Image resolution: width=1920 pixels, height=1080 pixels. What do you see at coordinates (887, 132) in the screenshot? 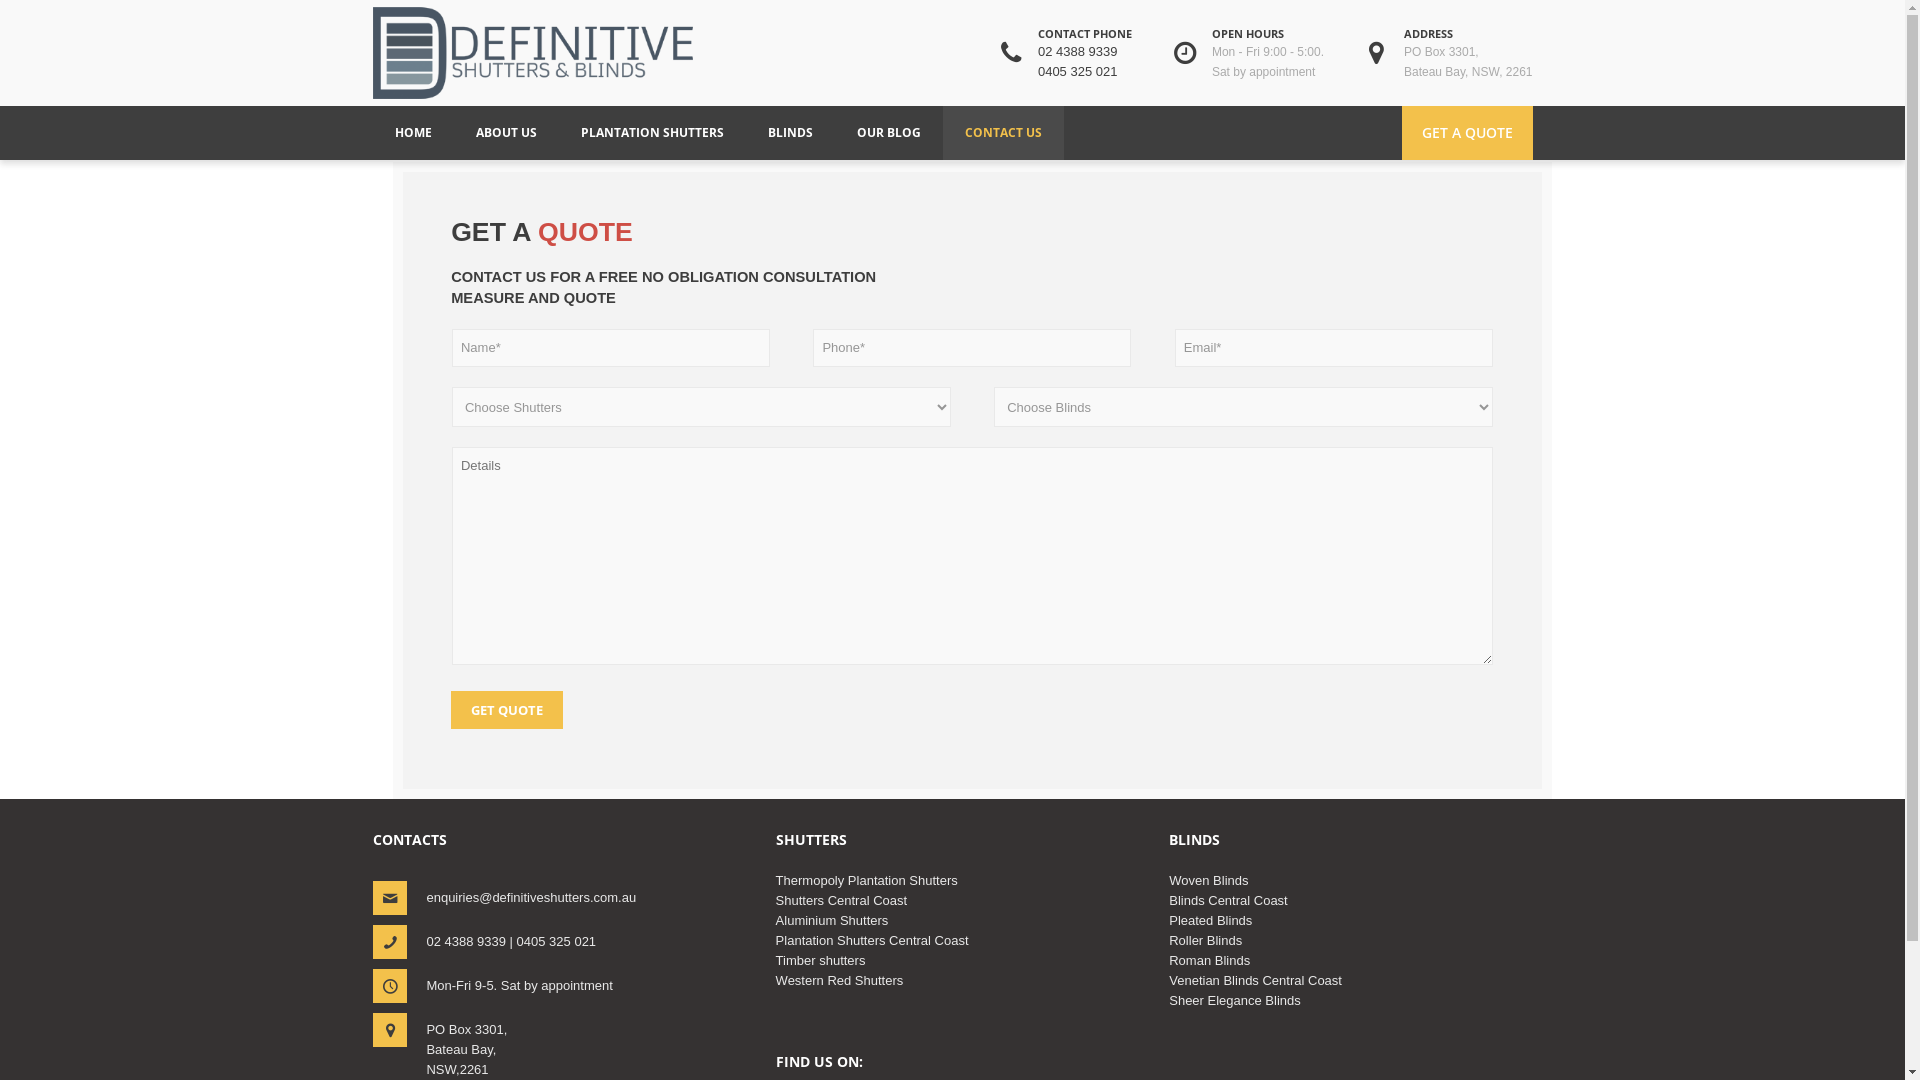
I see `'OUR BLOG'` at bounding box center [887, 132].